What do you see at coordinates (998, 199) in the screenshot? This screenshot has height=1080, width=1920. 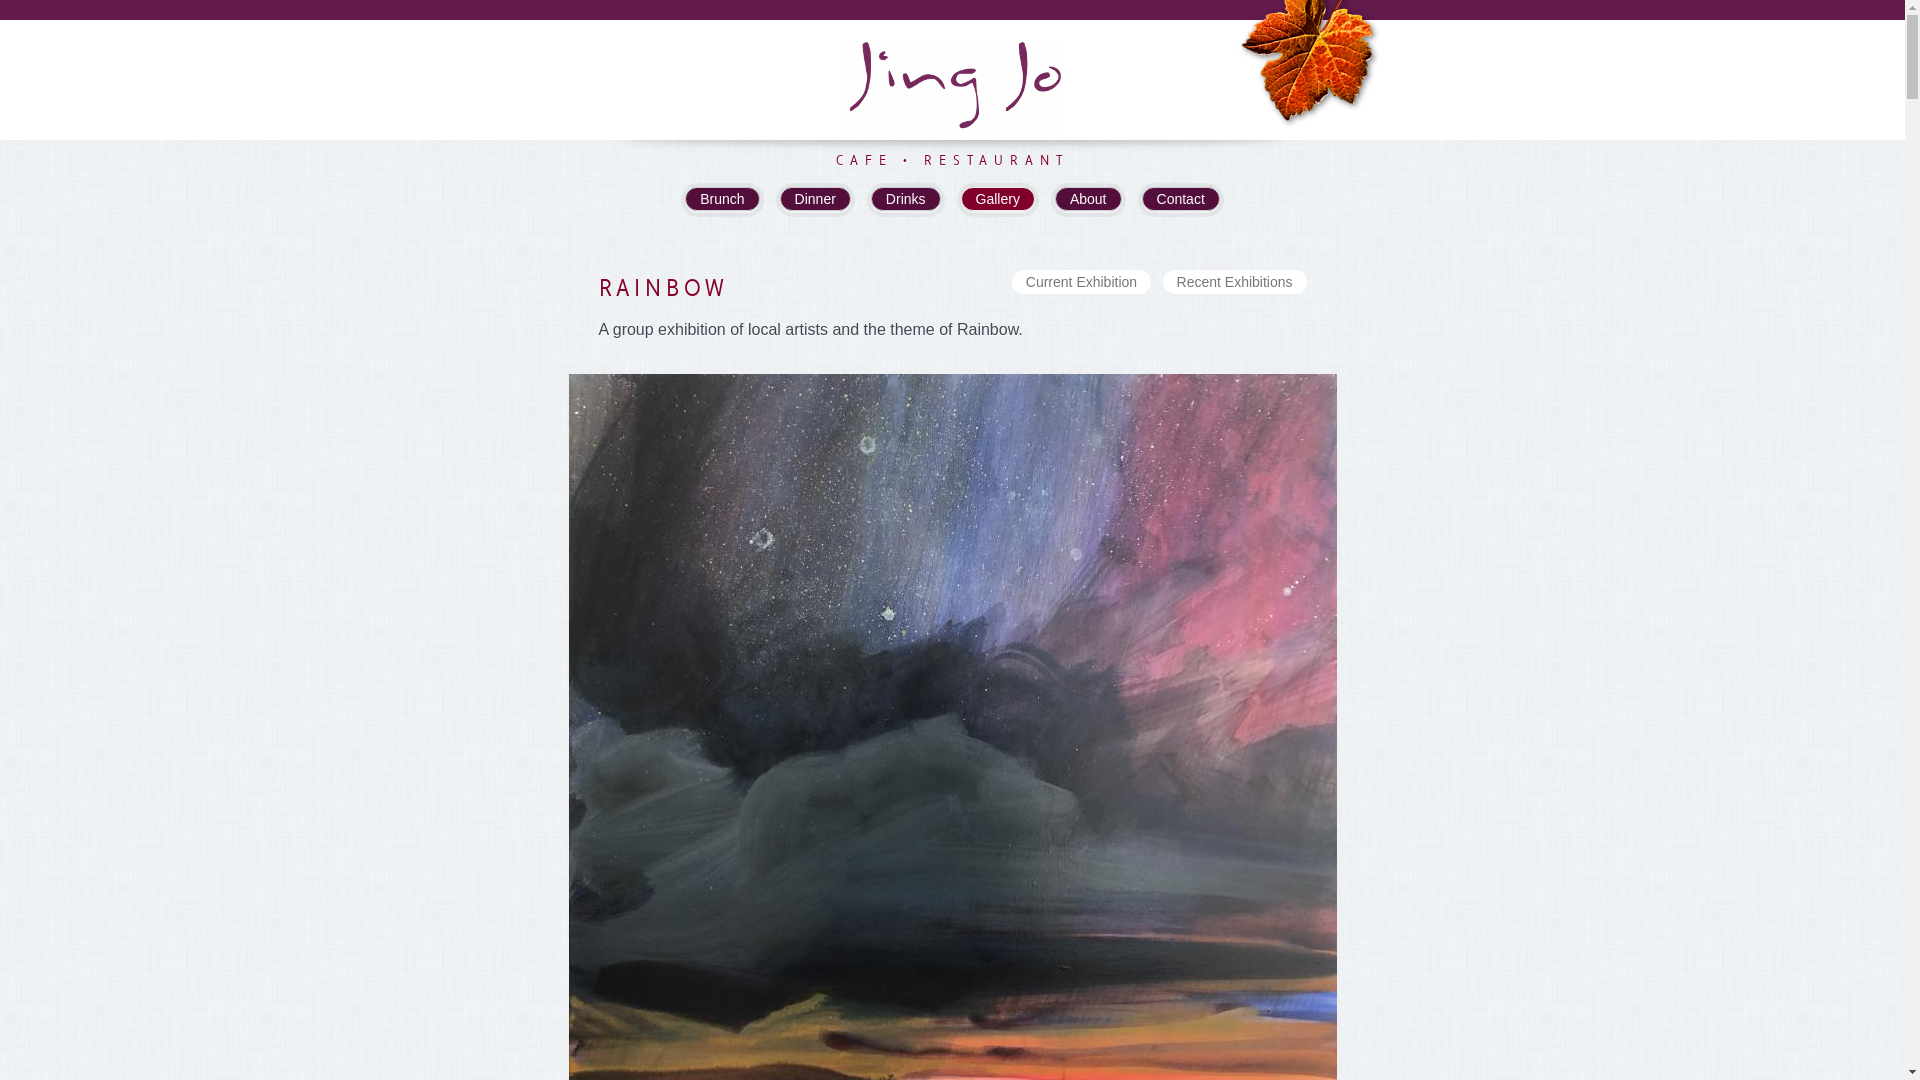 I see `'Gallery'` at bounding box center [998, 199].